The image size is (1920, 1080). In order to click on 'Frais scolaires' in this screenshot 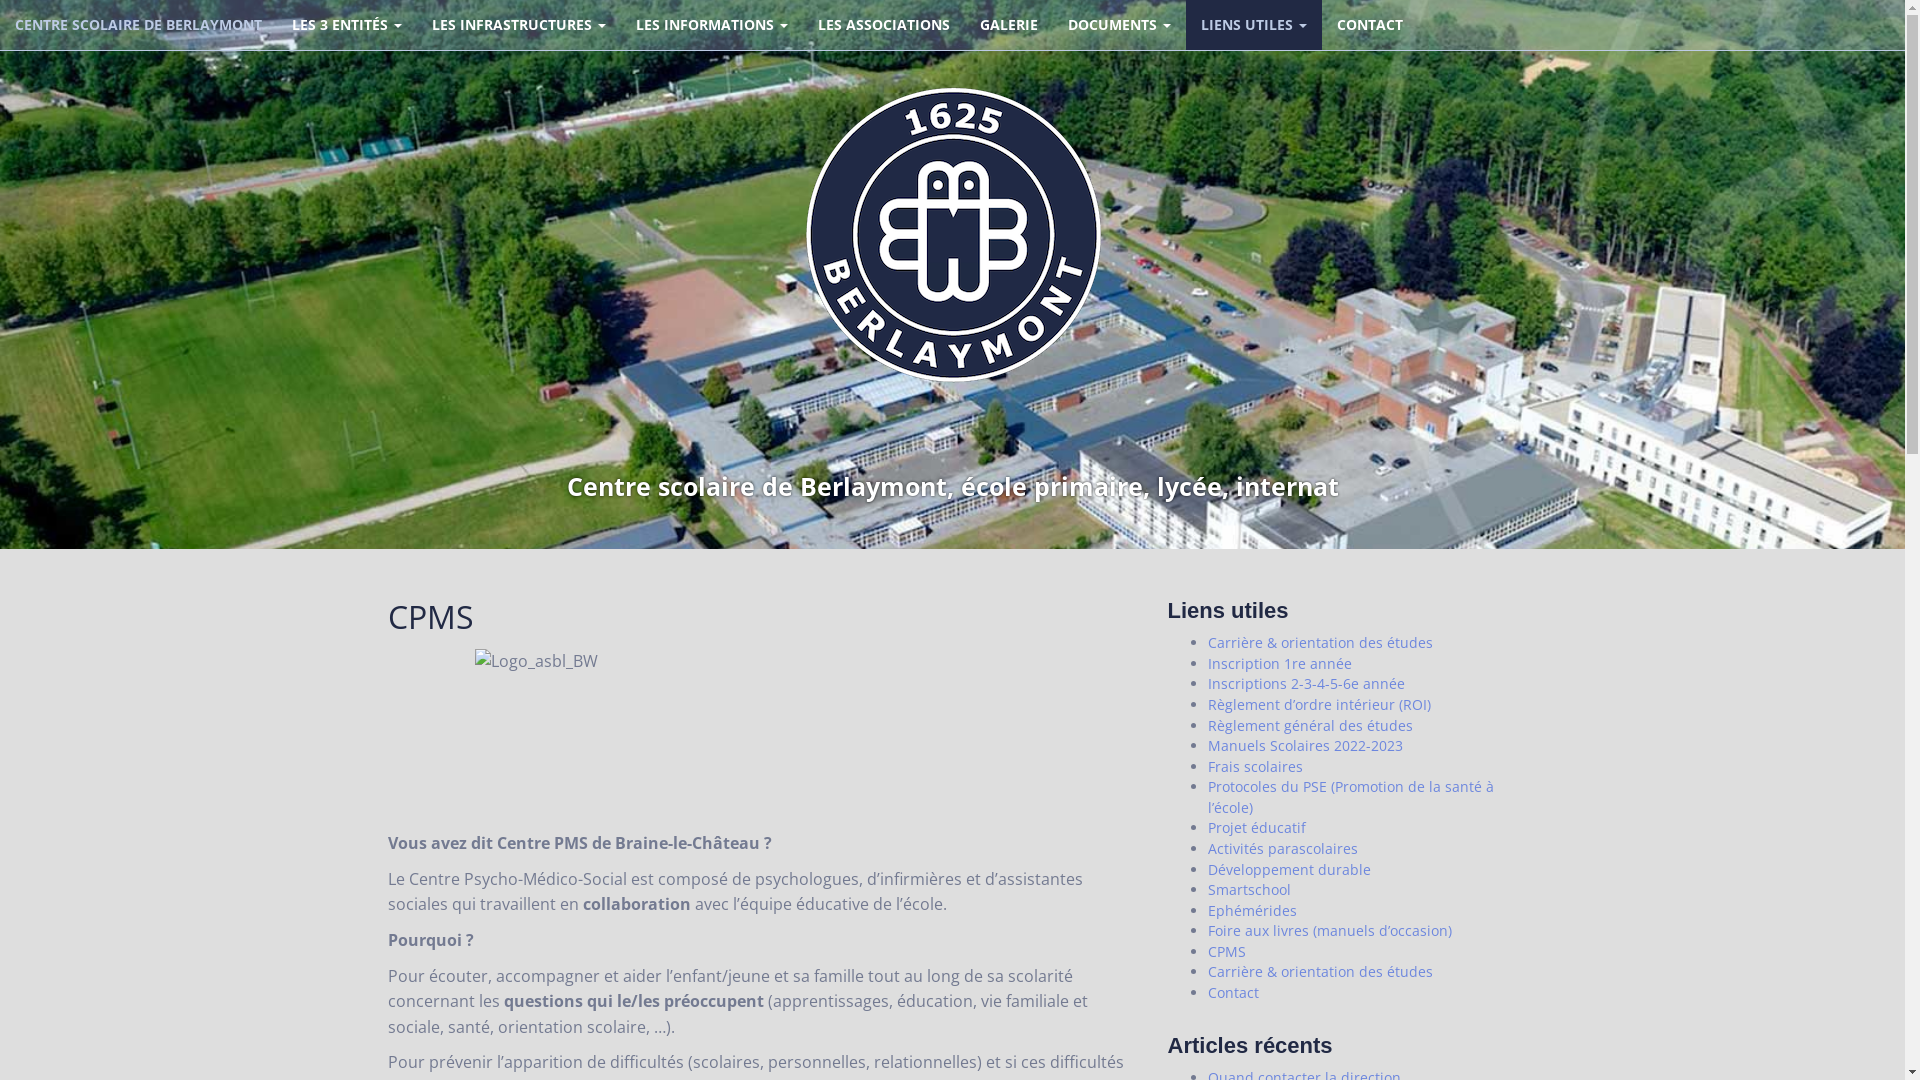, I will do `click(1207, 765)`.